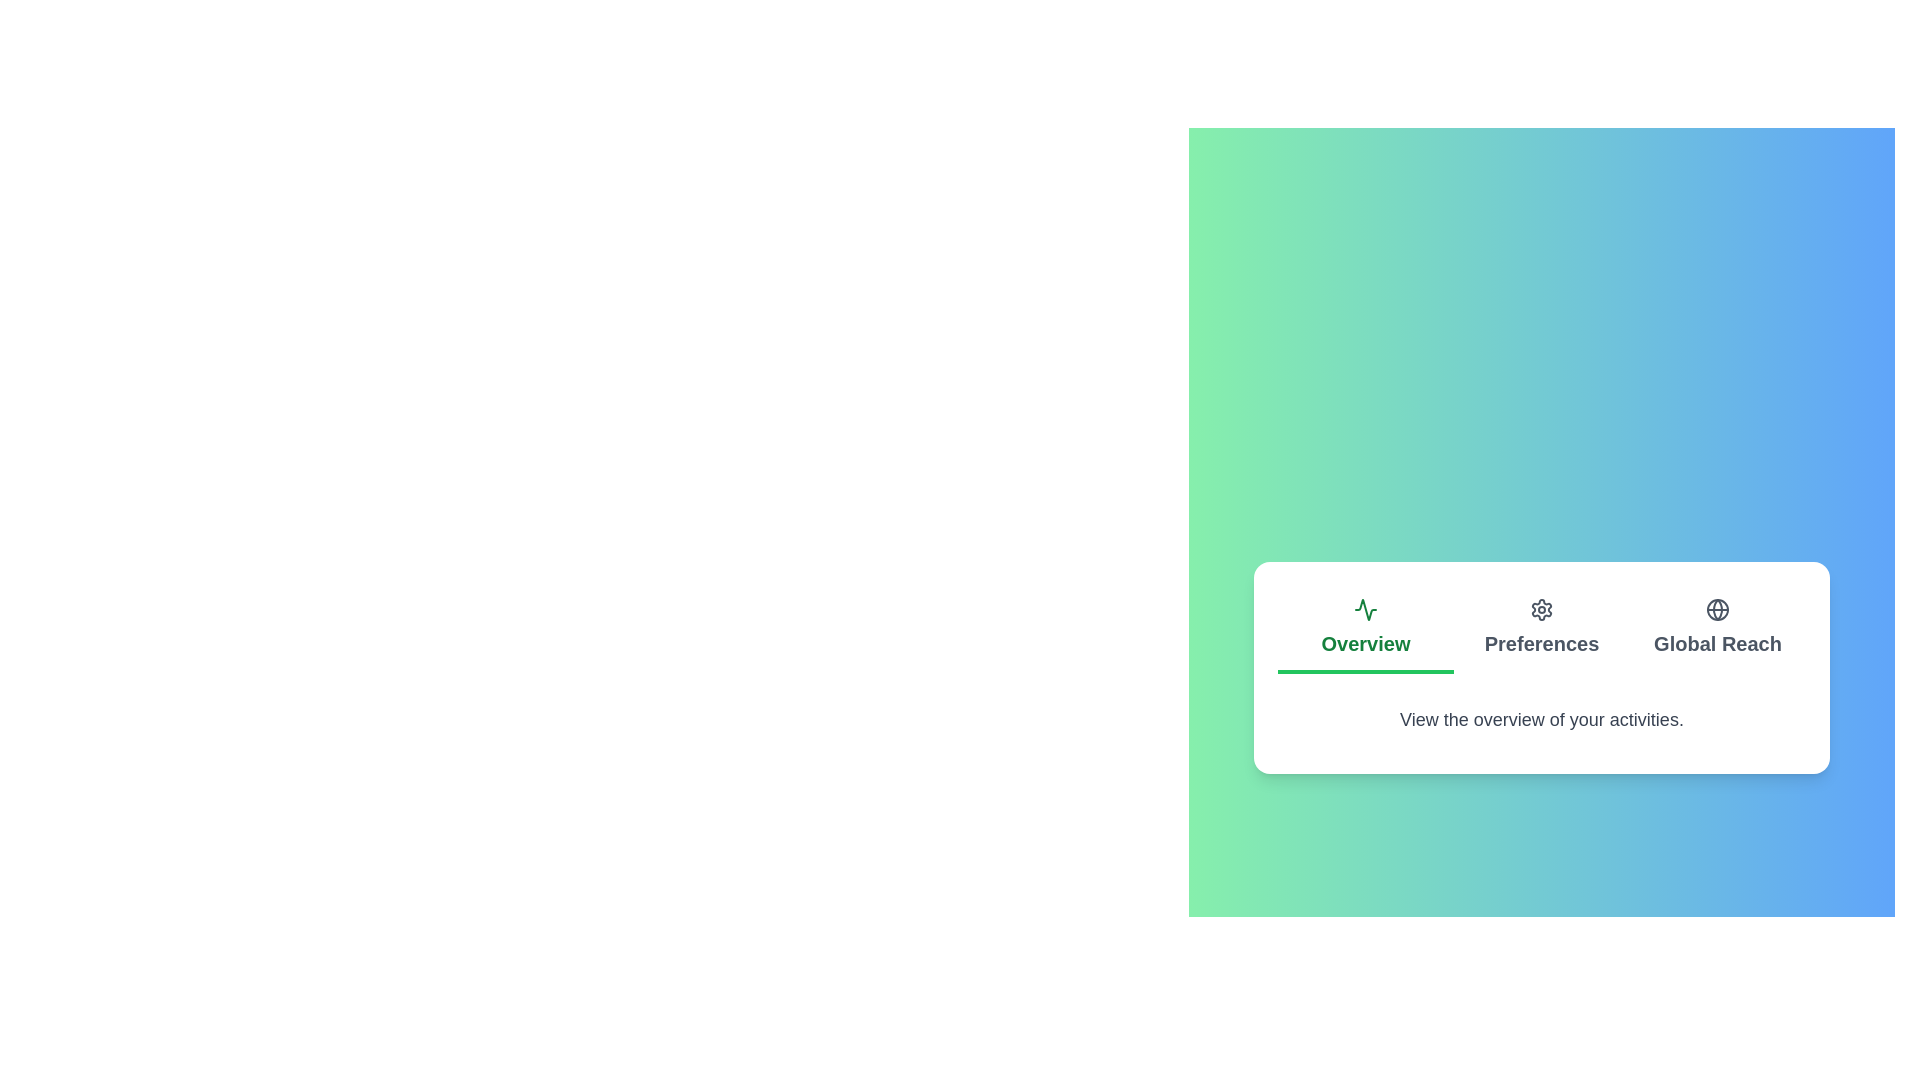 The image size is (1920, 1080). What do you see at coordinates (1717, 628) in the screenshot?
I see `the Global Reach tab to see its interactive effect` at bounding box center [1717, 628].